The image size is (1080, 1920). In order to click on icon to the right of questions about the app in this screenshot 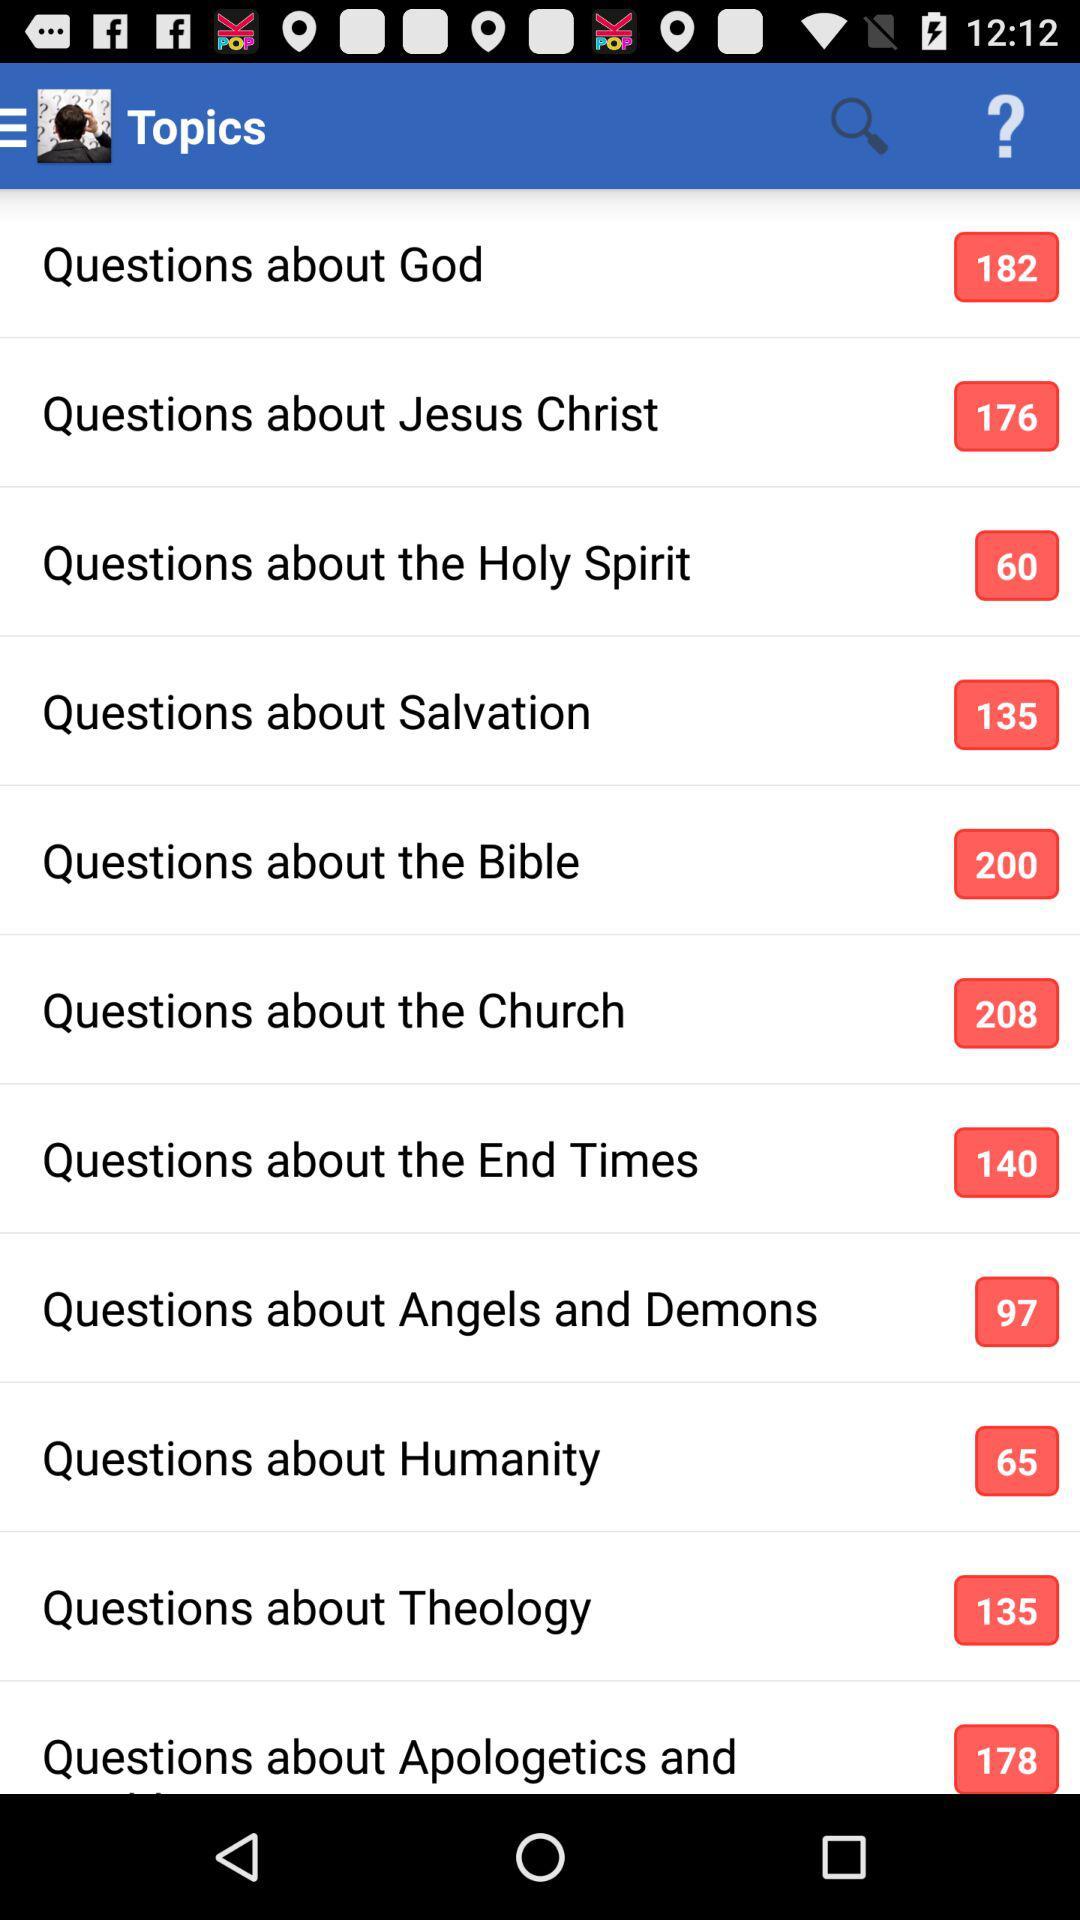, I will do `click(1006, 864)`.